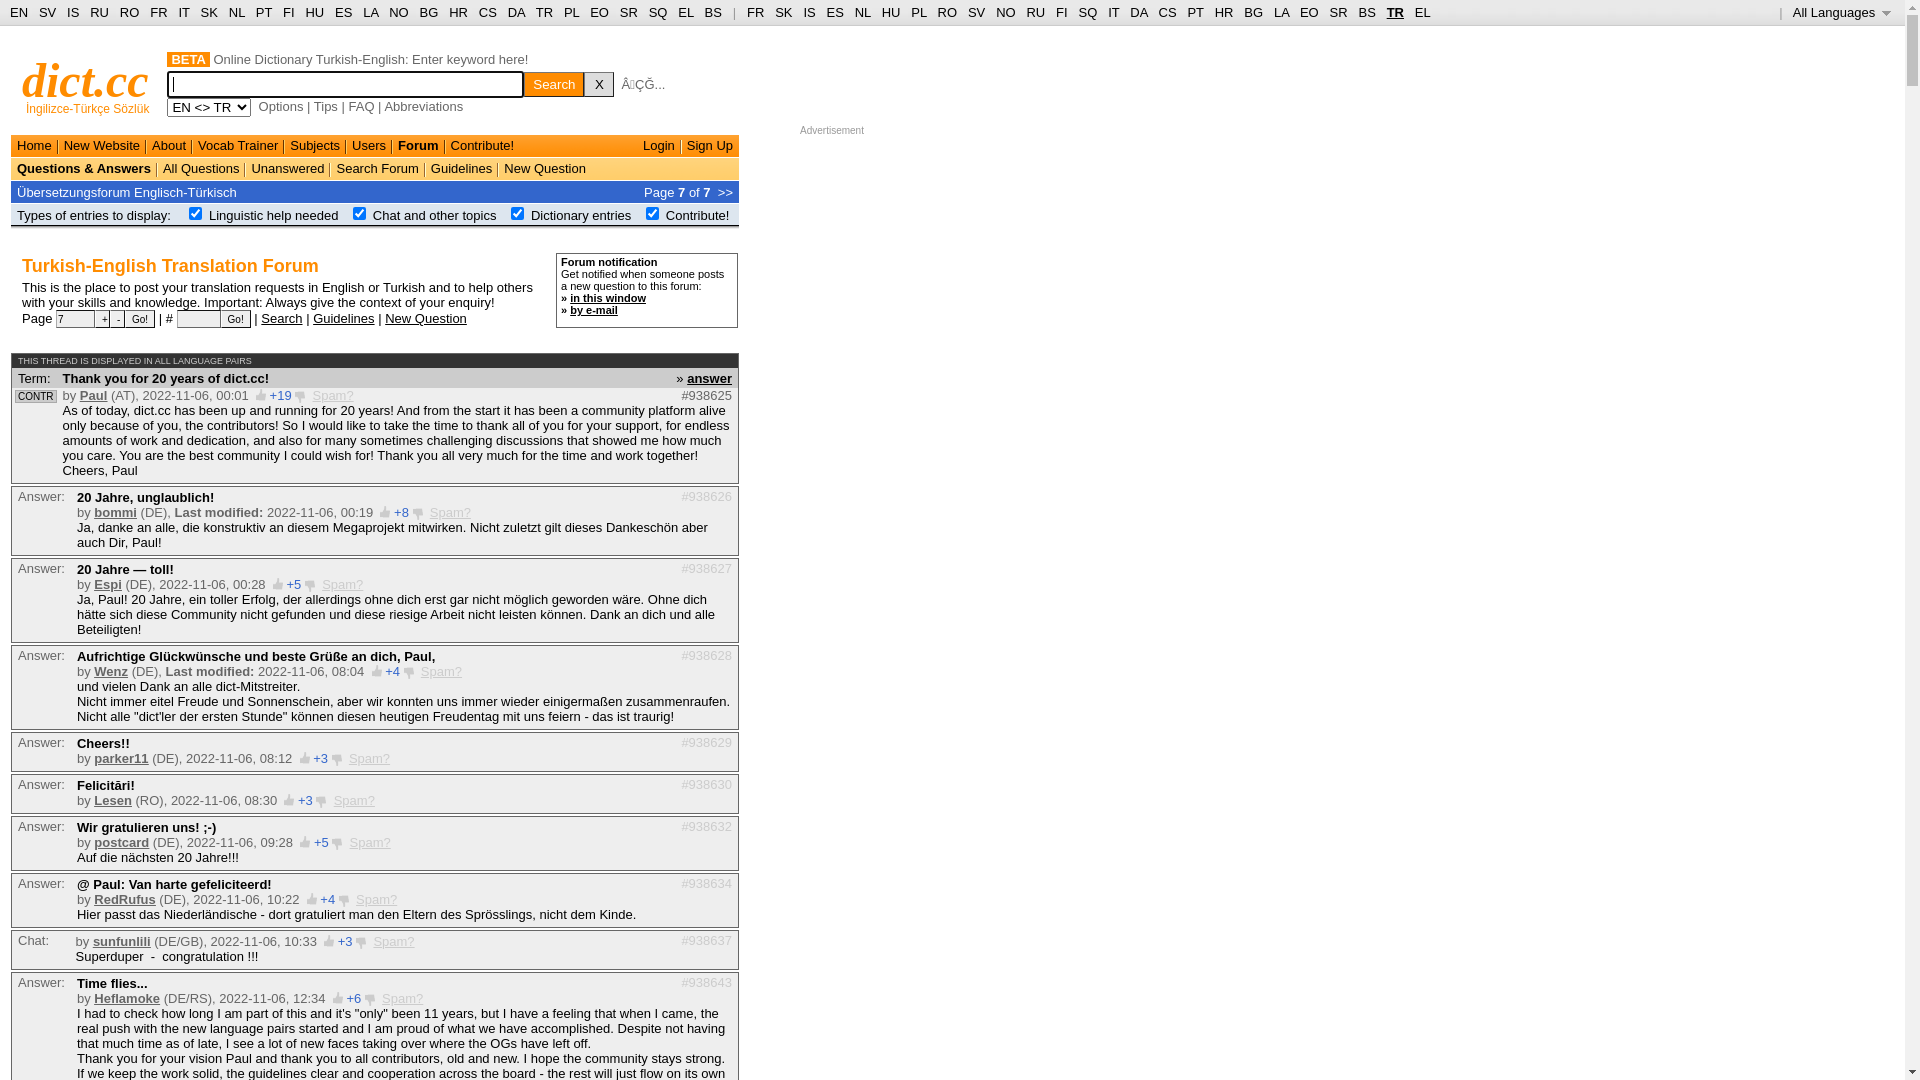  What do you see at coordinates (652, 213) in the screenshot?
I see `'on'` at bounding box center [652, 213].